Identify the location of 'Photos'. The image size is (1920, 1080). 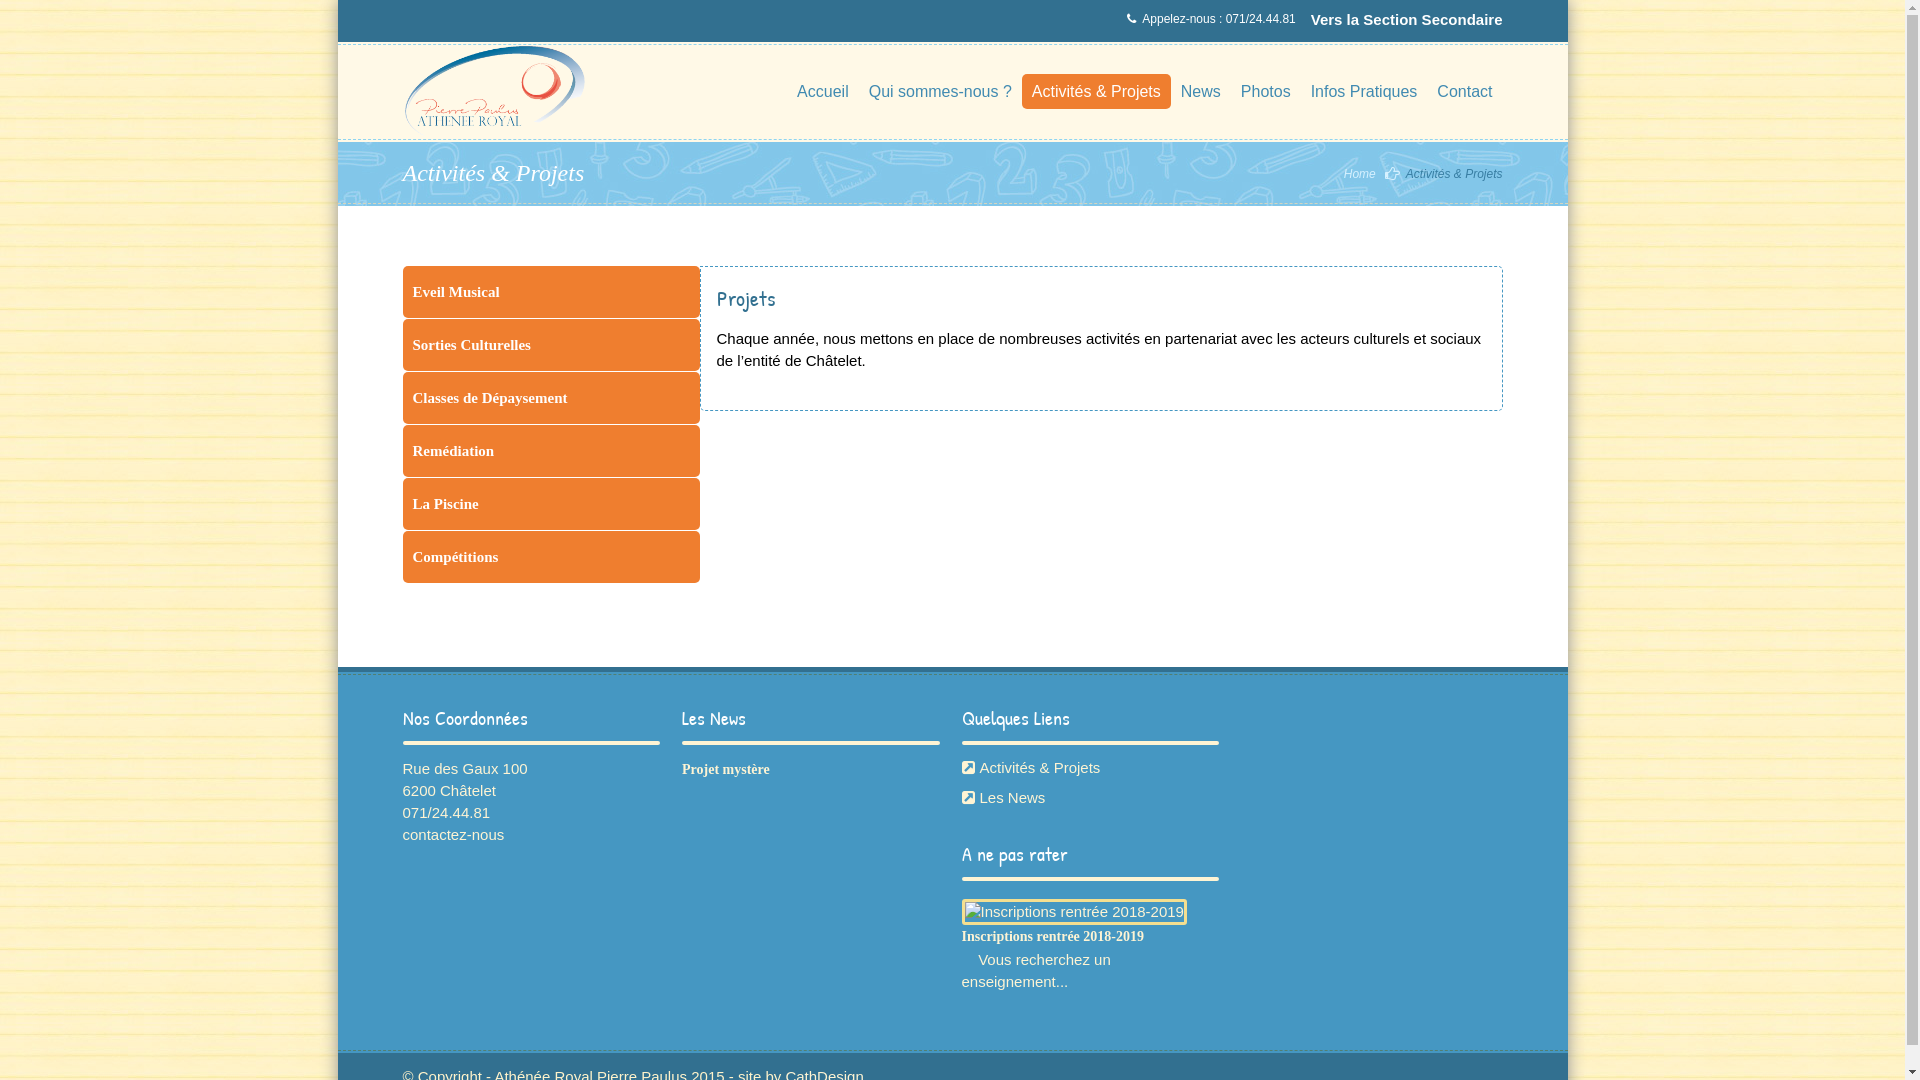
(1265, 91).